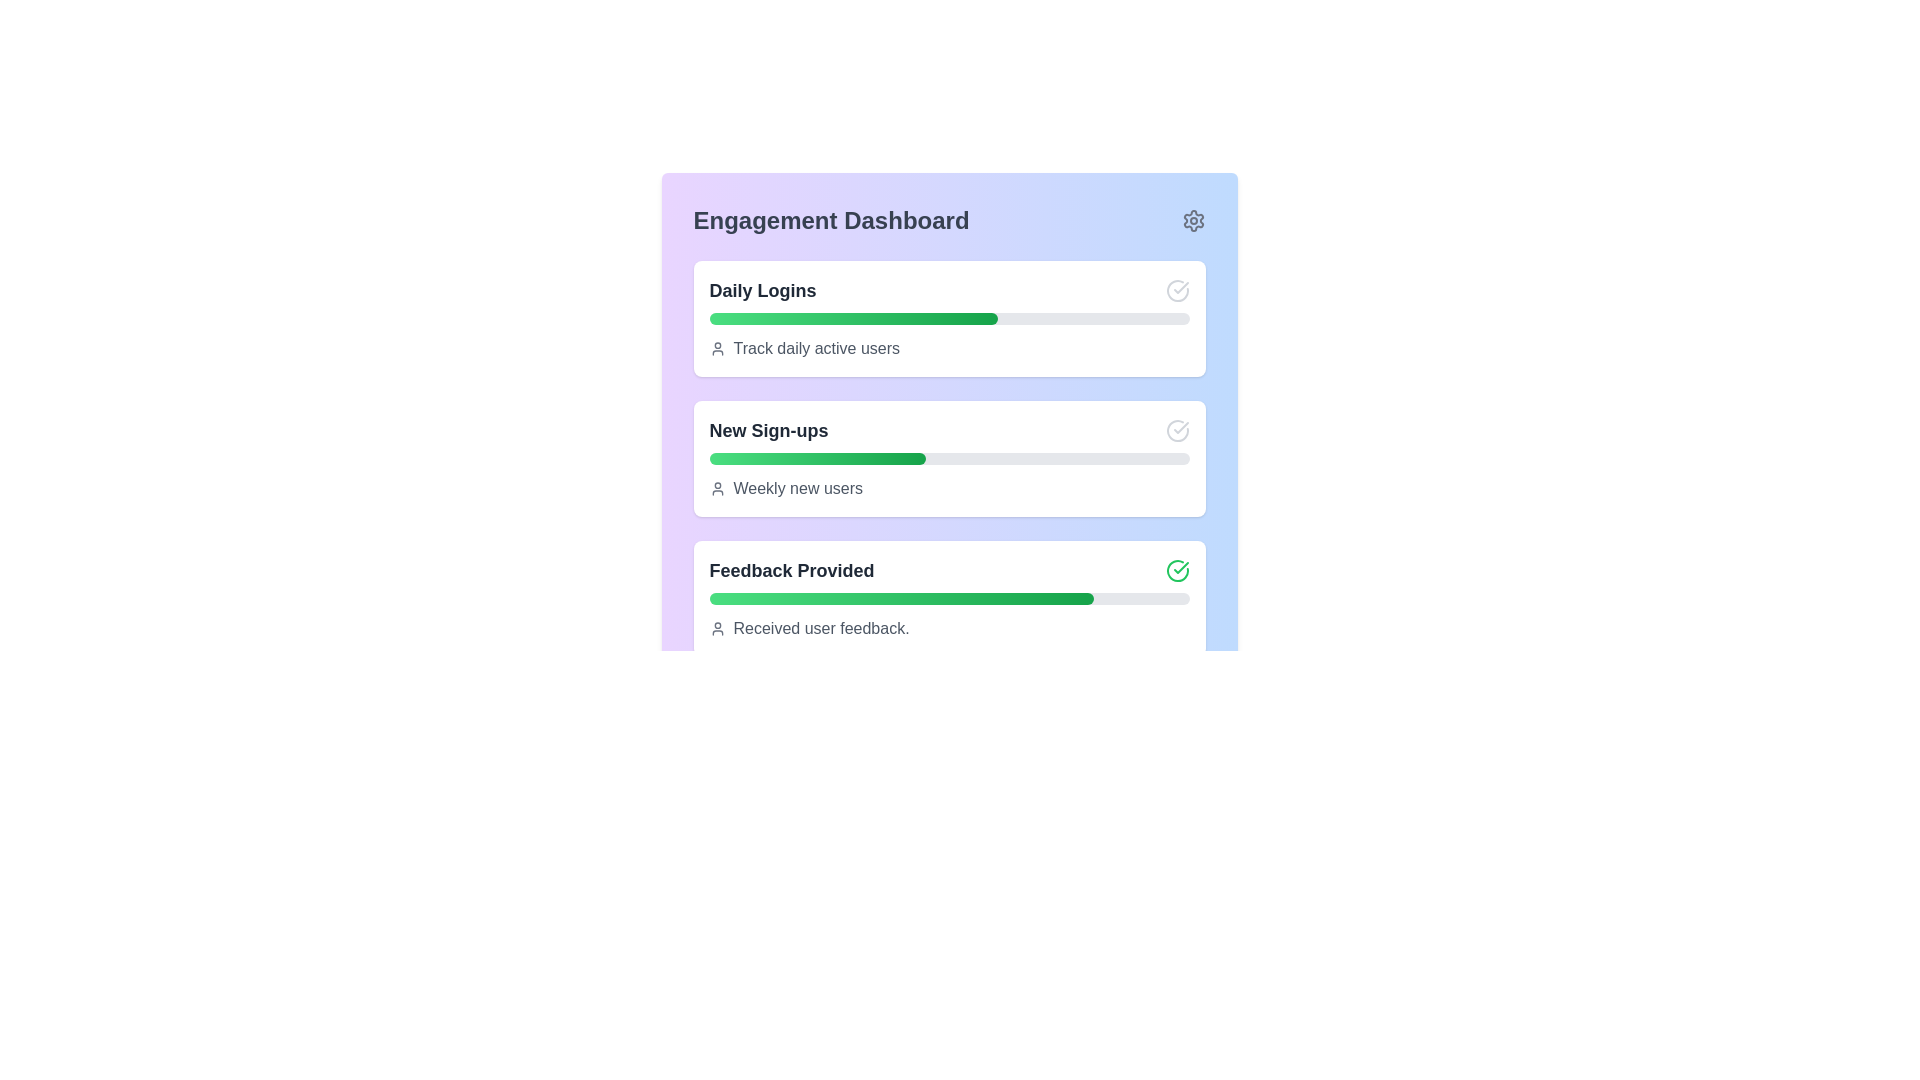  I want to click on the 'Engagement Dashboard' header with the gear icon on the right, so click(948, 220).